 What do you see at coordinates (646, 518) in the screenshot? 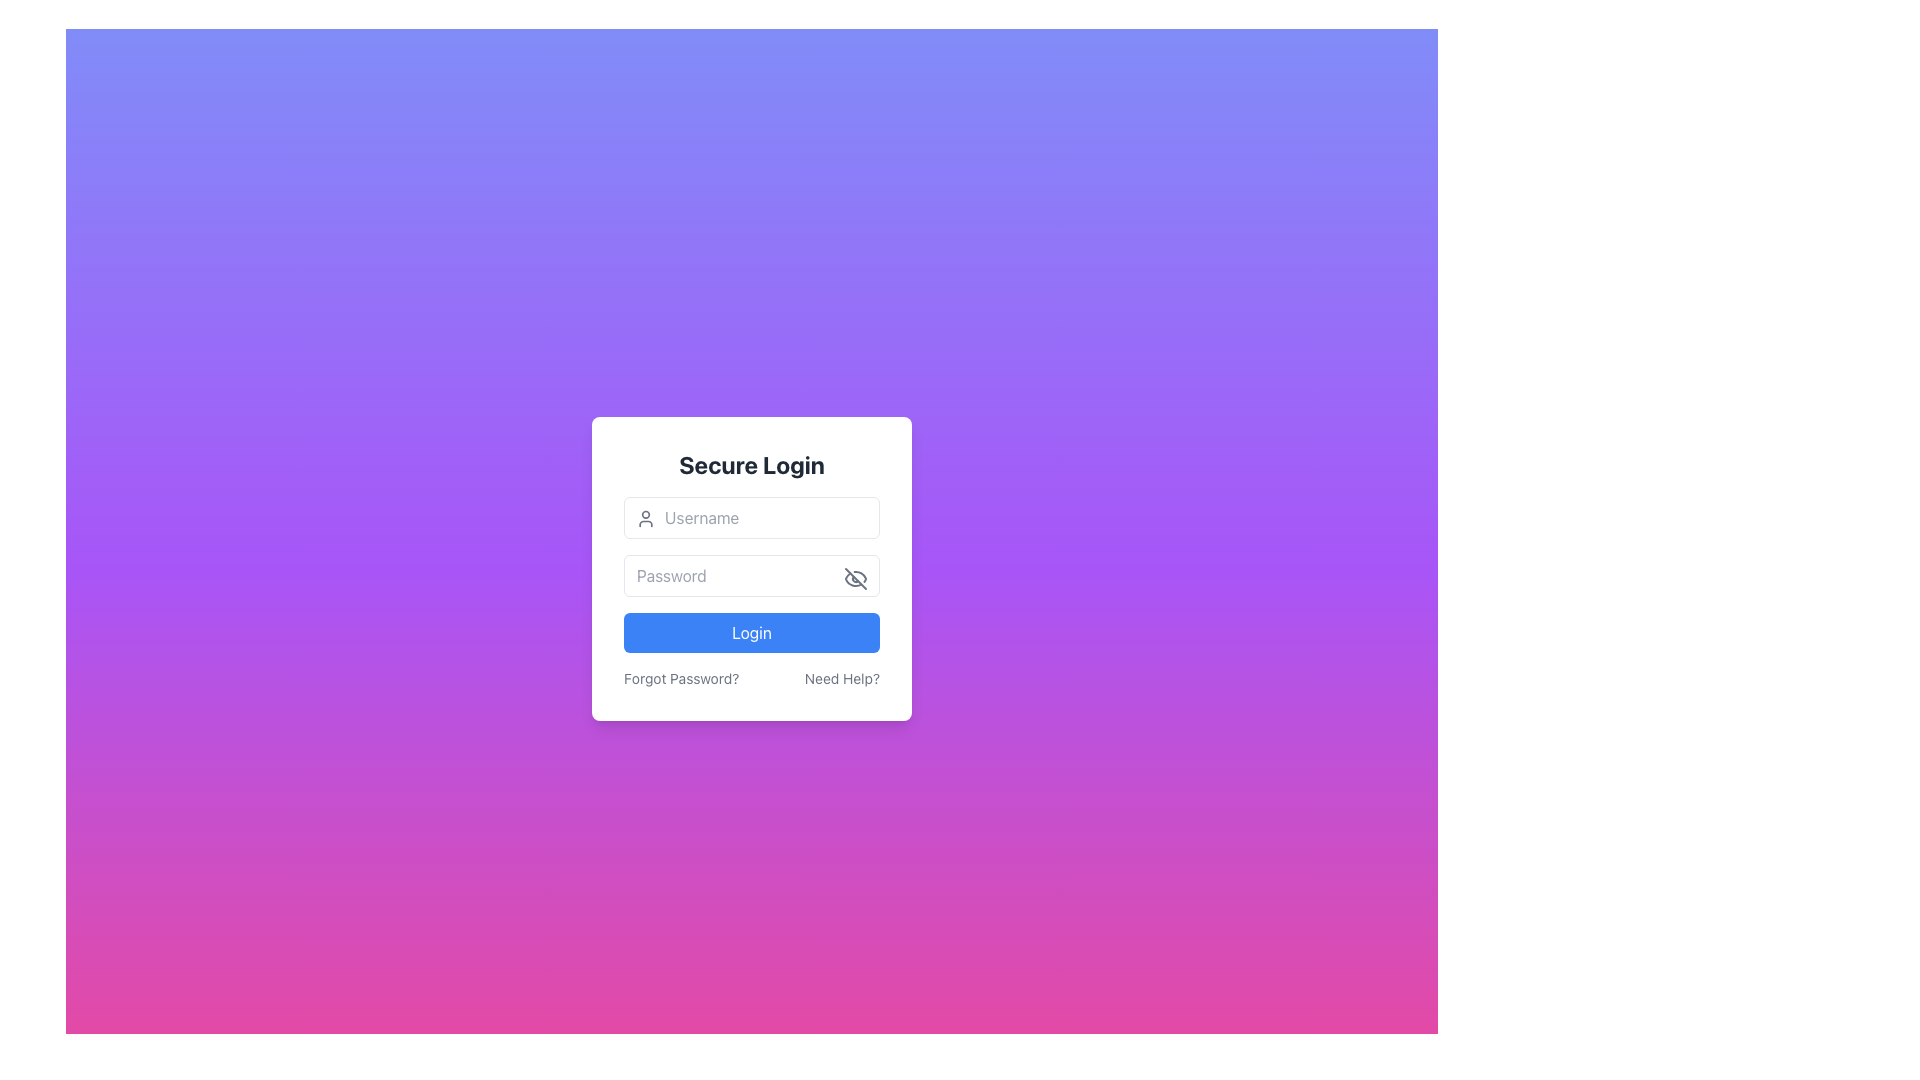
I see `the username input field icon located inside the secure login box, which serves as a visual cue for entering a username` at bounding box center [646, 518].